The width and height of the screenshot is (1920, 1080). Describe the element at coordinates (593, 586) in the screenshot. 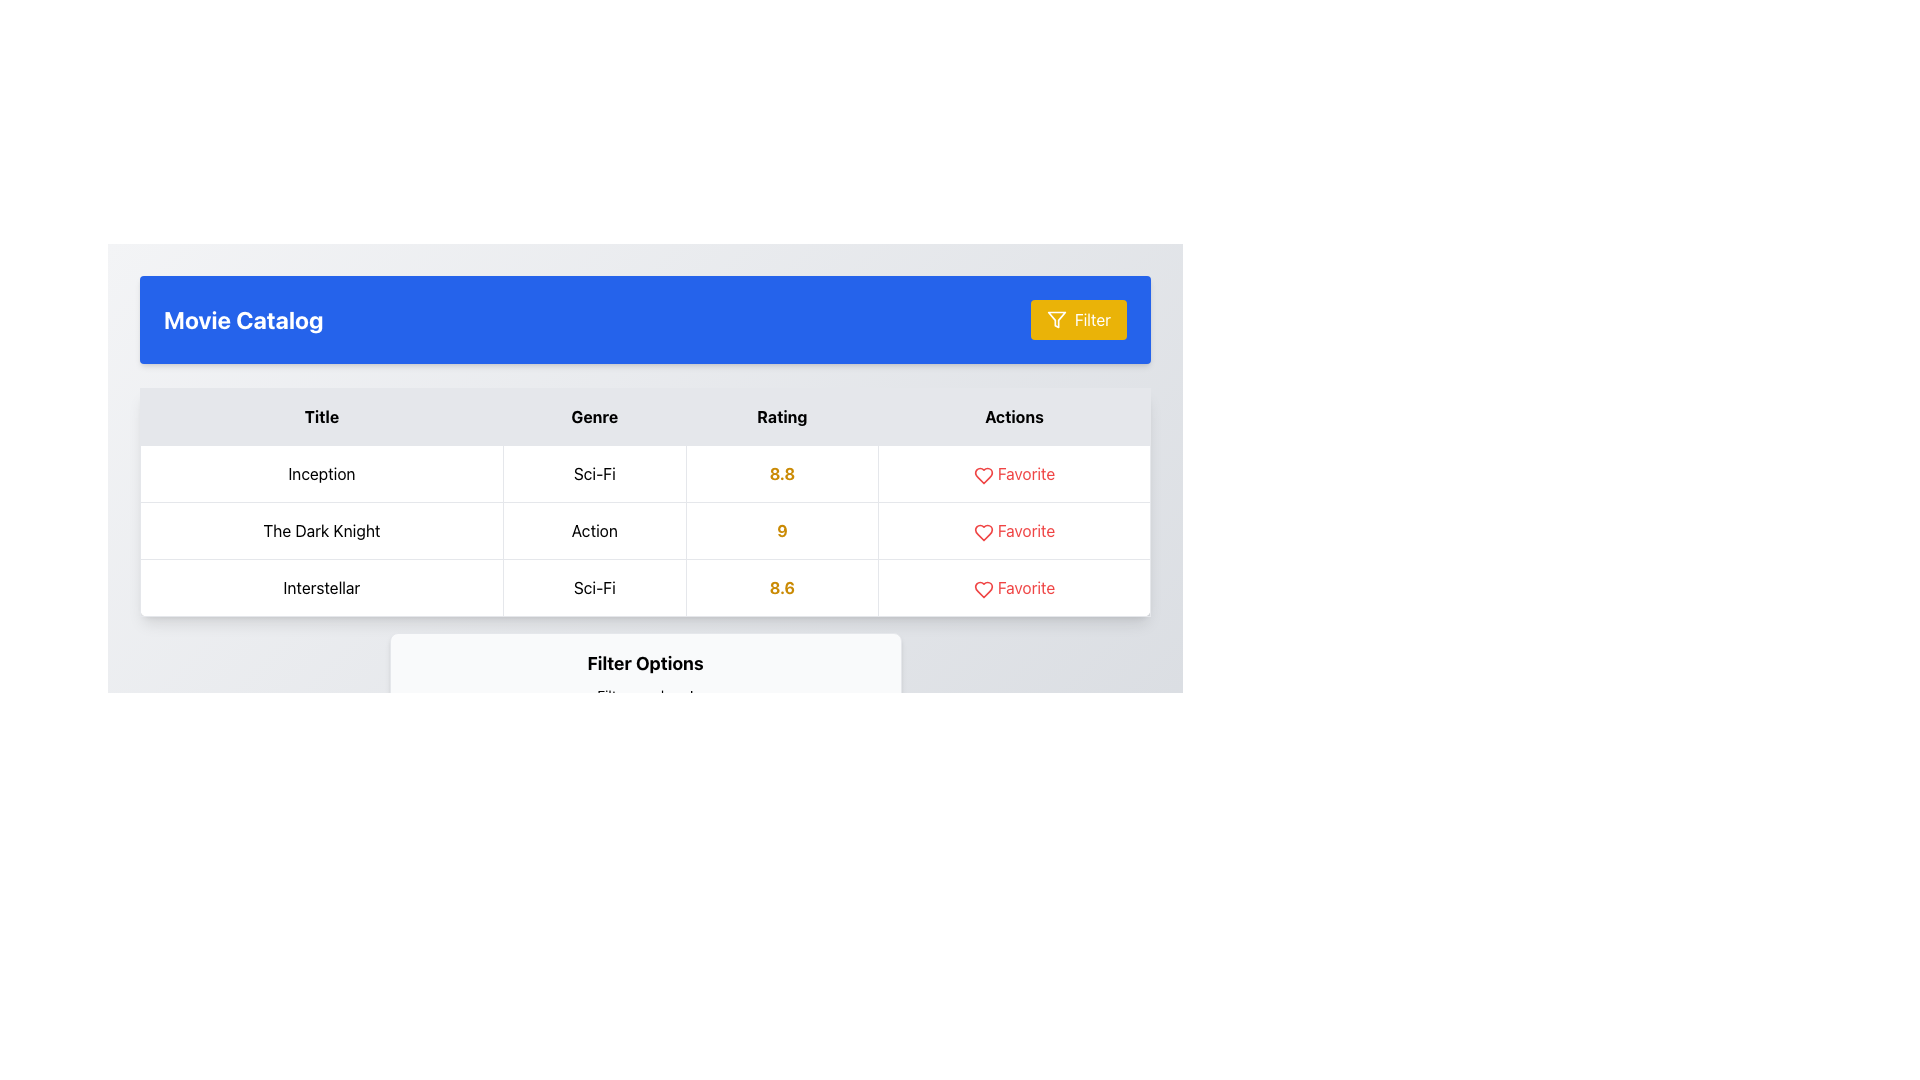

I see `the text element displaying 'Sci-Fi' in the Genre column of the movie table, located in the third row next to 'Interstellar'` at that location.